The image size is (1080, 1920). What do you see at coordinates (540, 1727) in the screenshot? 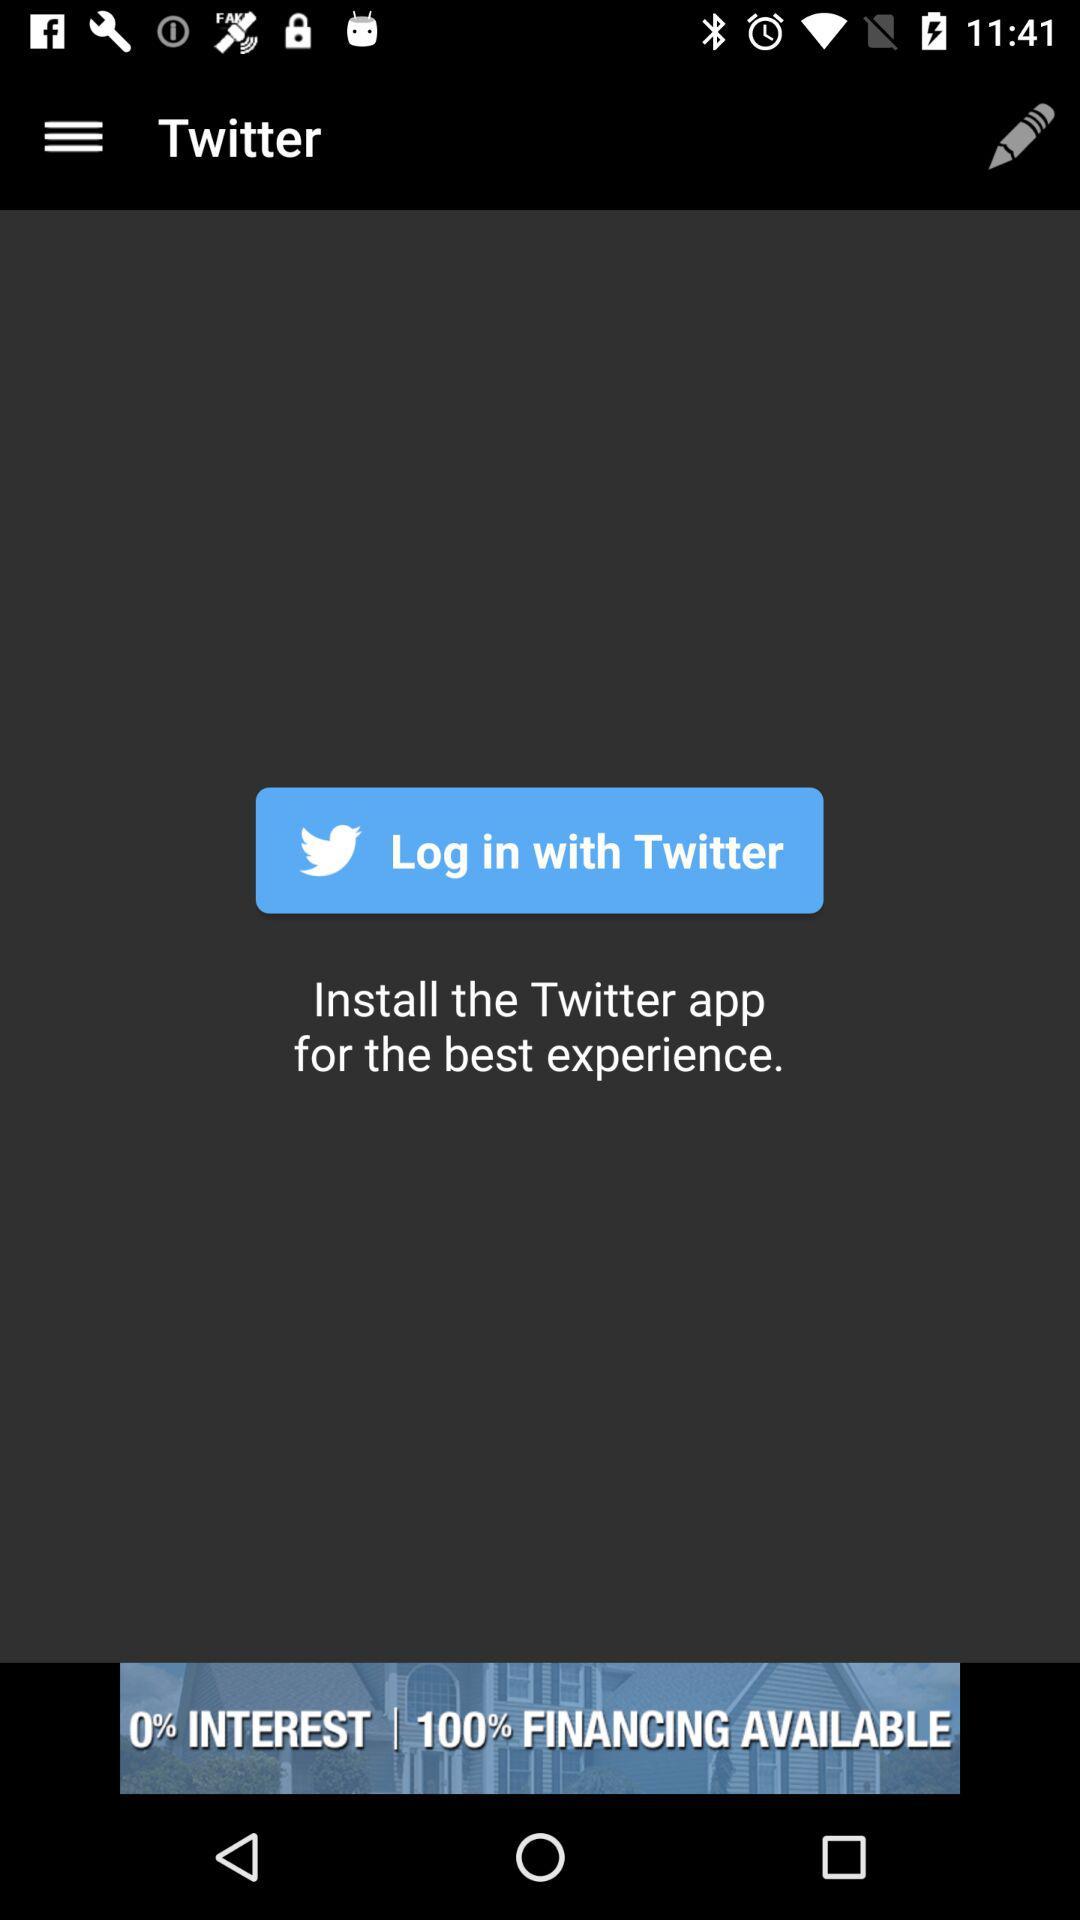
I see `button for finance advertisement` at bounding box center [540, 1727].